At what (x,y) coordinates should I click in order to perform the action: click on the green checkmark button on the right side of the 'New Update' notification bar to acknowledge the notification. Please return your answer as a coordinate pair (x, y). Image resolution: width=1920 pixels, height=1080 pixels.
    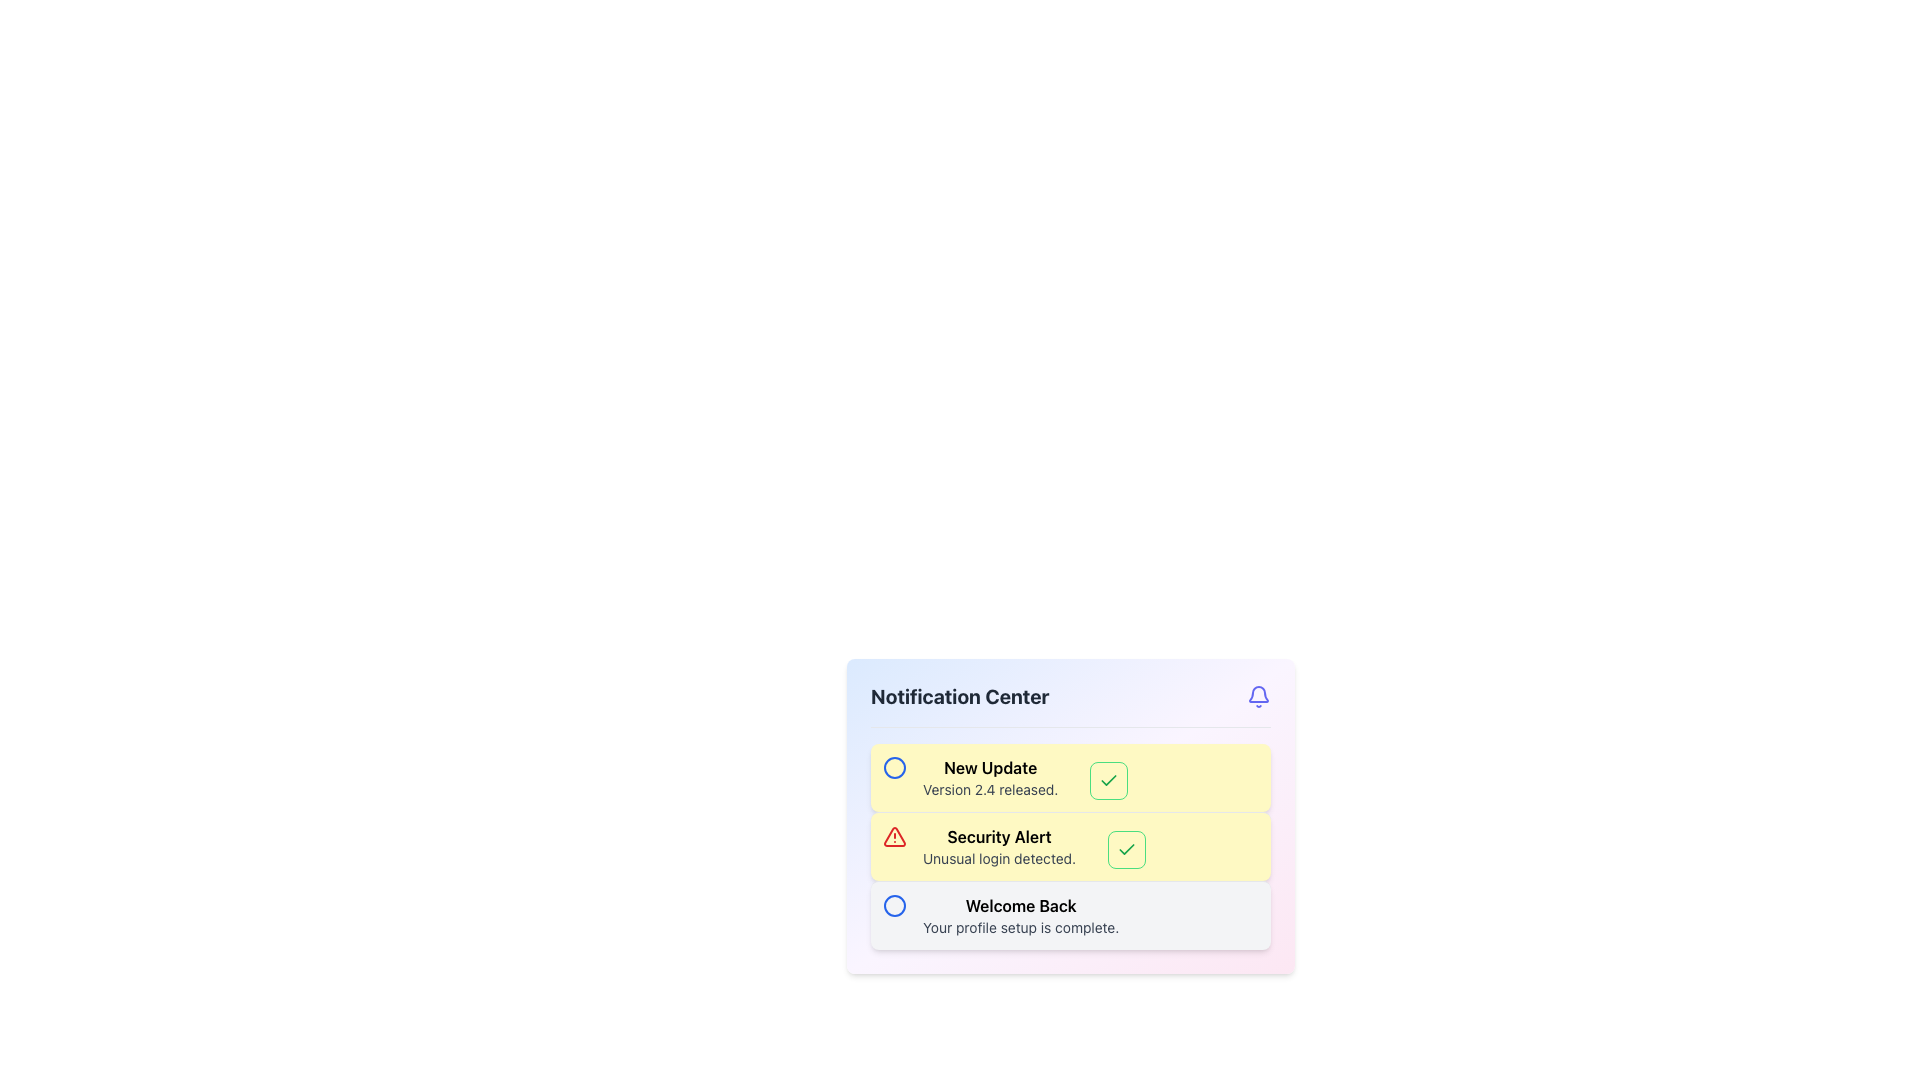
    Looking at the image, I should click on (1108, 779).